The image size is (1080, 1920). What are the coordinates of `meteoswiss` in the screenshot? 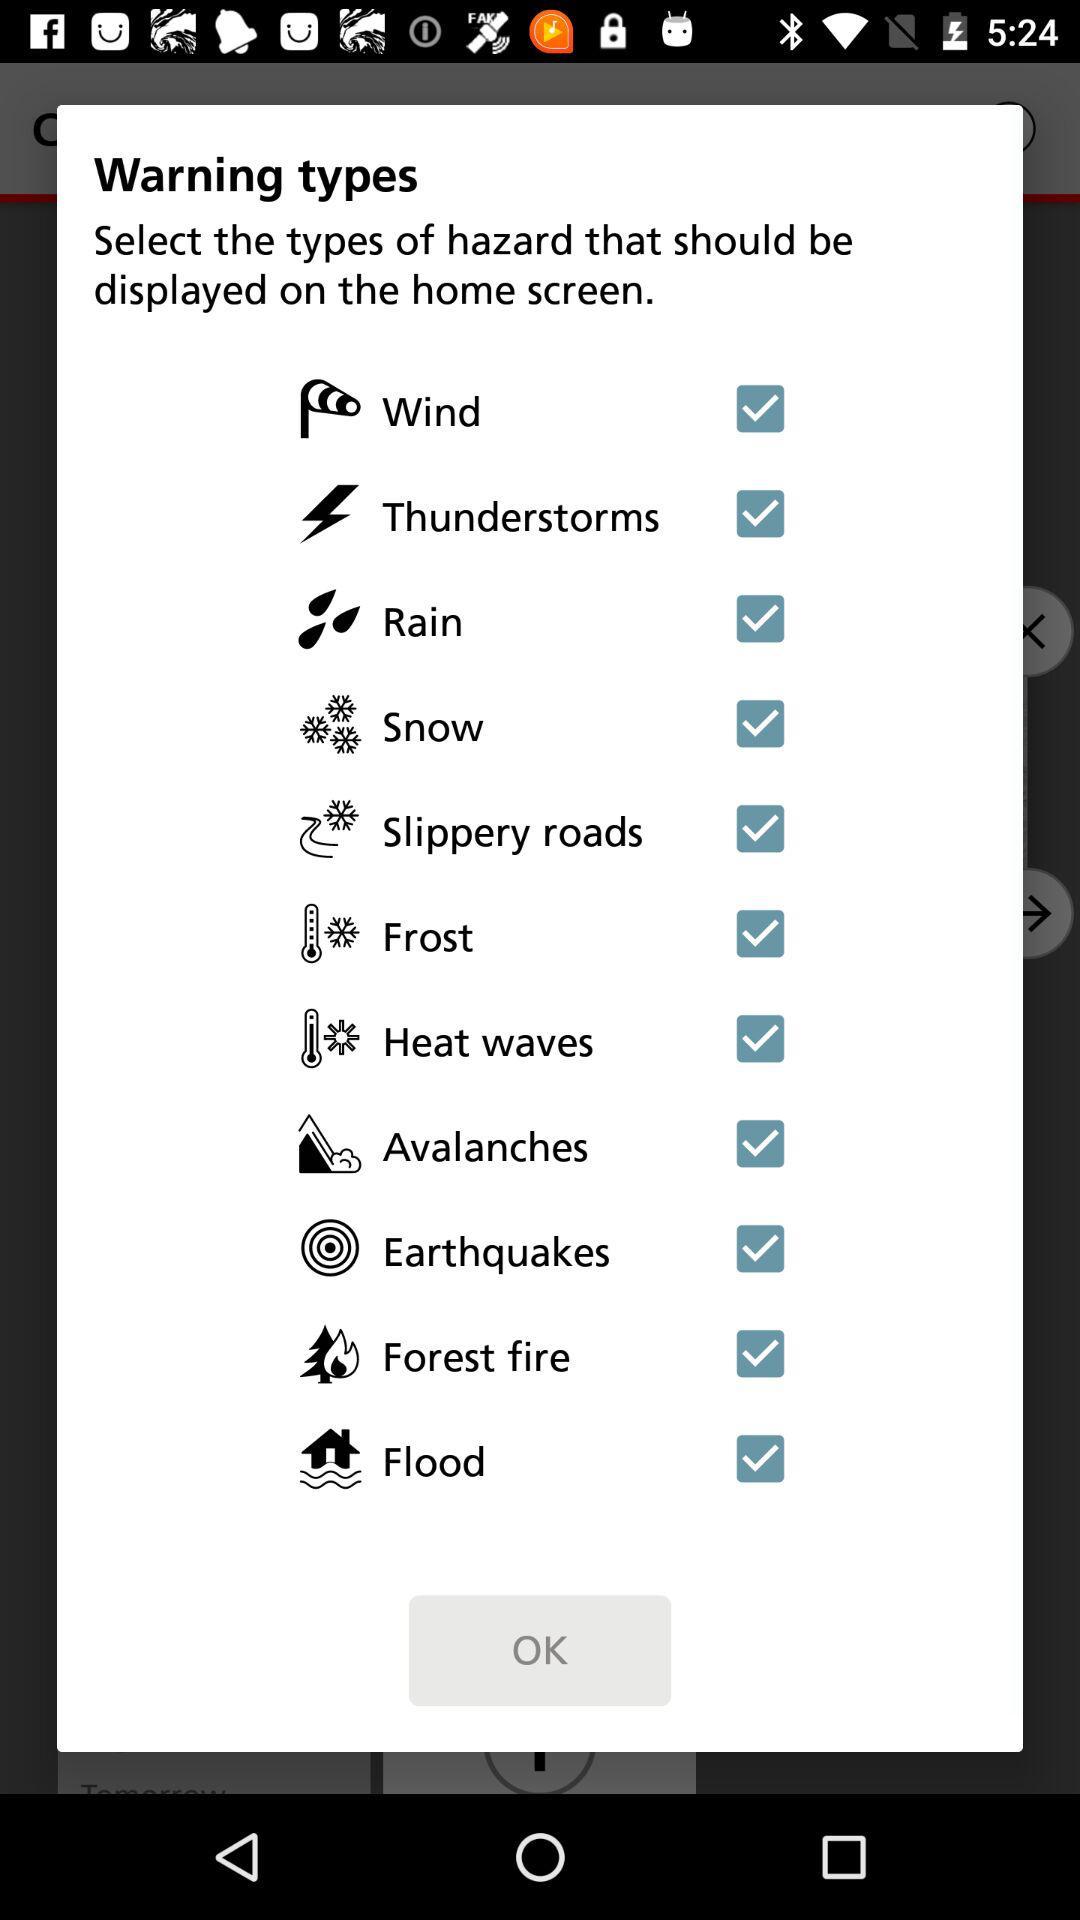 It's located at (760, 1143).